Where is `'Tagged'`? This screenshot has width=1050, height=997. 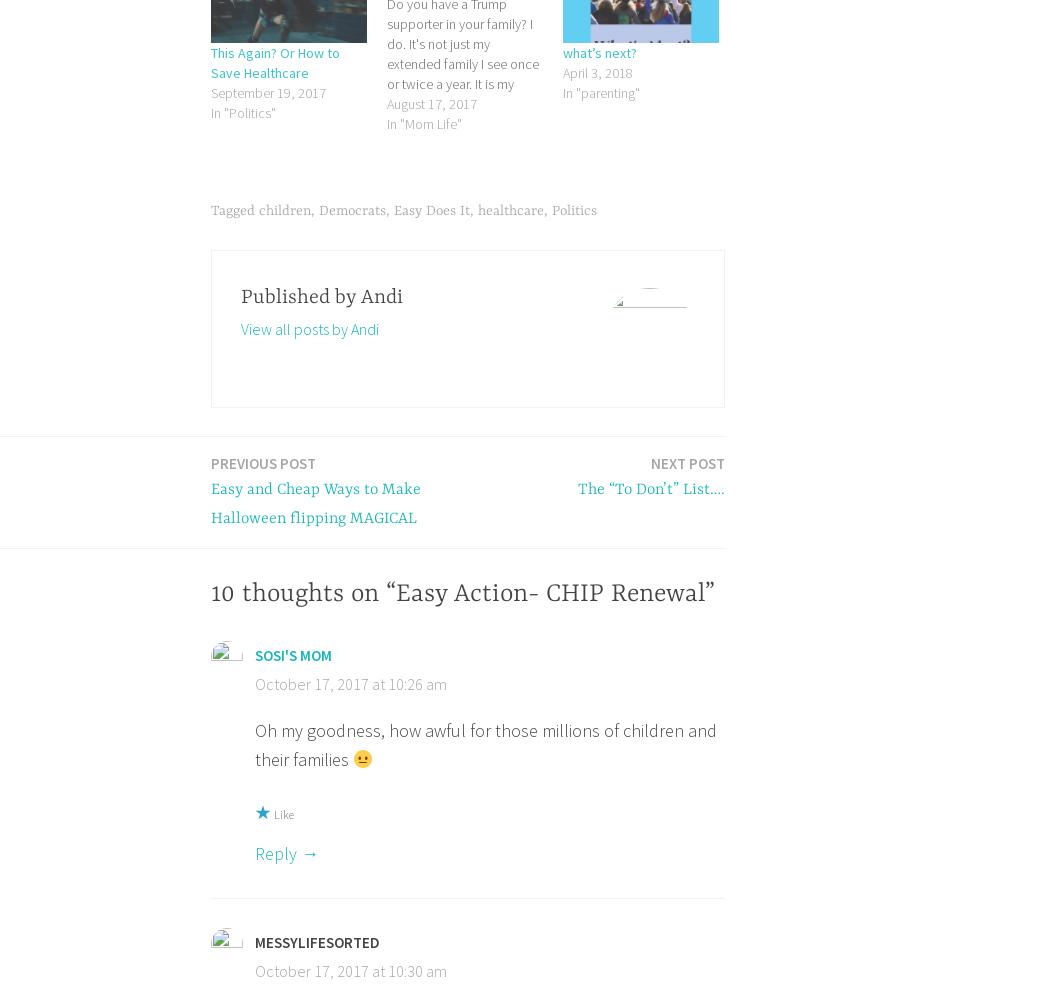 'Tagged' is located at coordinates (234, 209).